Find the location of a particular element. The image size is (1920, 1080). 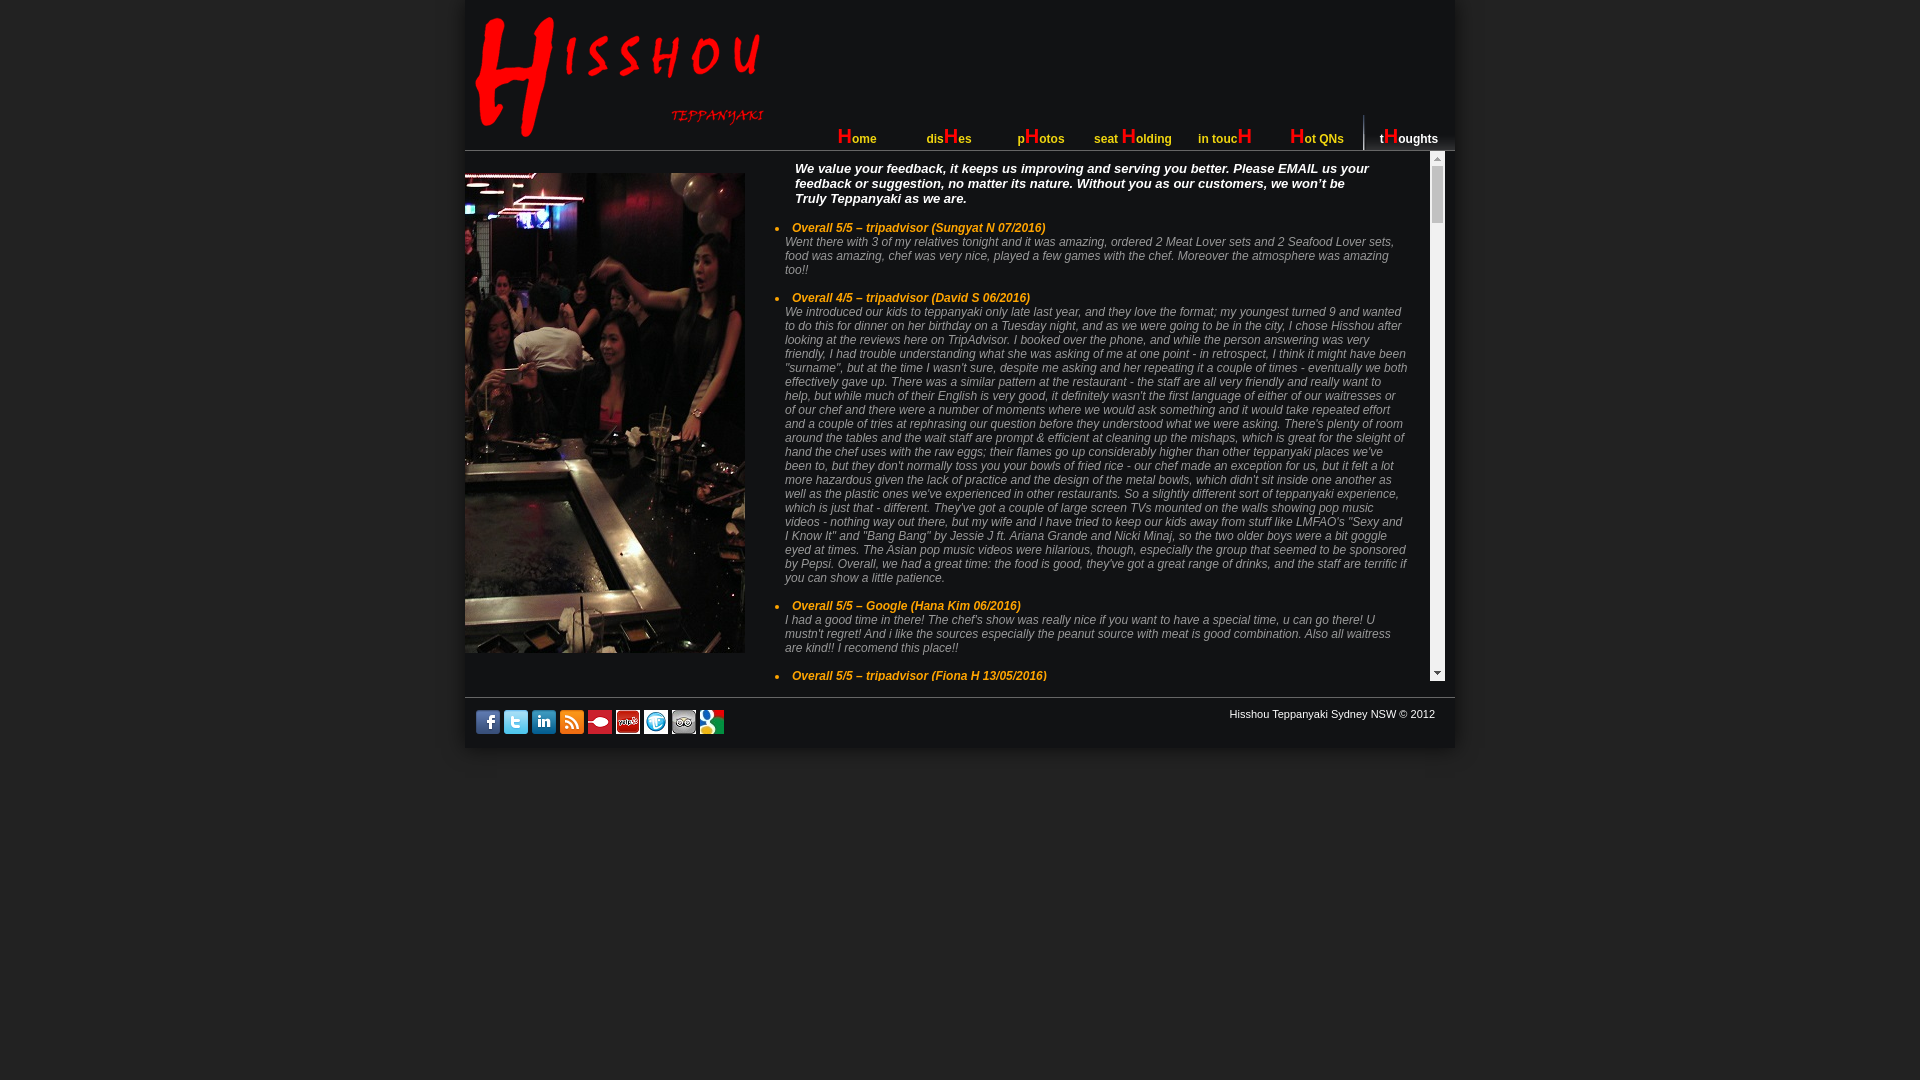

'linkedin' is located at coordinates (543, 729).